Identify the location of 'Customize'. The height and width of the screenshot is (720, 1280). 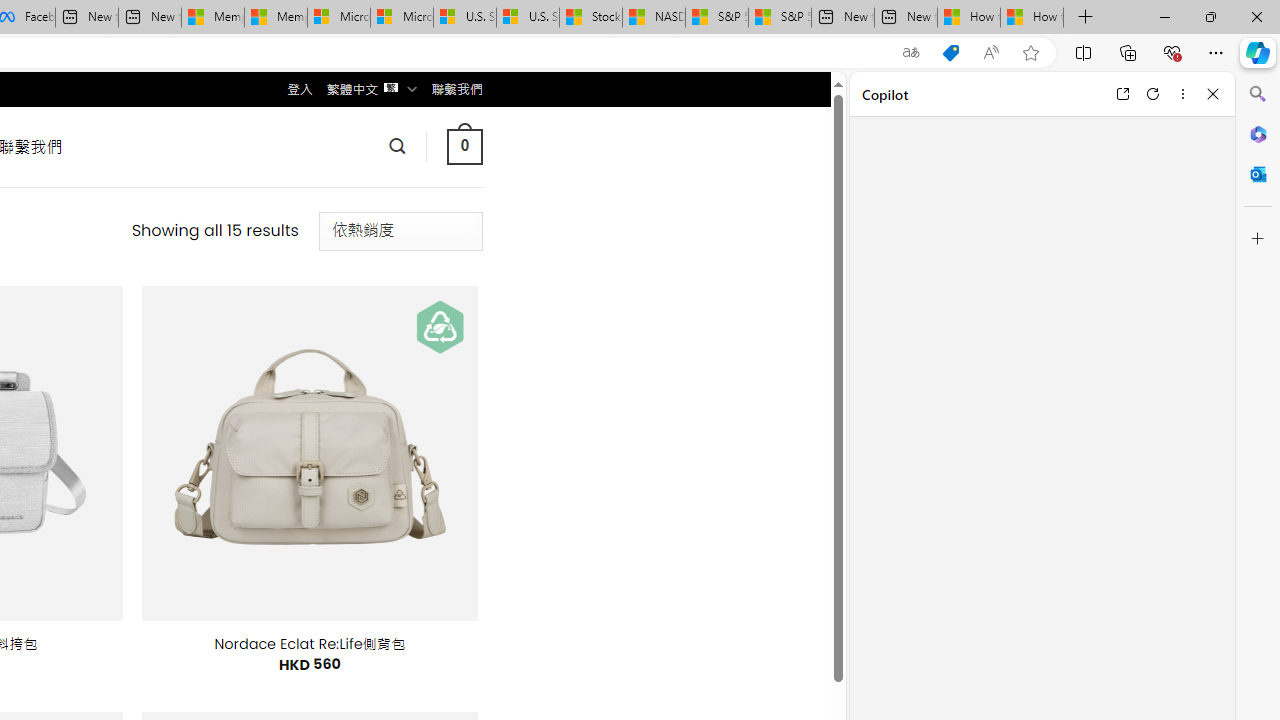
(1257, 238).